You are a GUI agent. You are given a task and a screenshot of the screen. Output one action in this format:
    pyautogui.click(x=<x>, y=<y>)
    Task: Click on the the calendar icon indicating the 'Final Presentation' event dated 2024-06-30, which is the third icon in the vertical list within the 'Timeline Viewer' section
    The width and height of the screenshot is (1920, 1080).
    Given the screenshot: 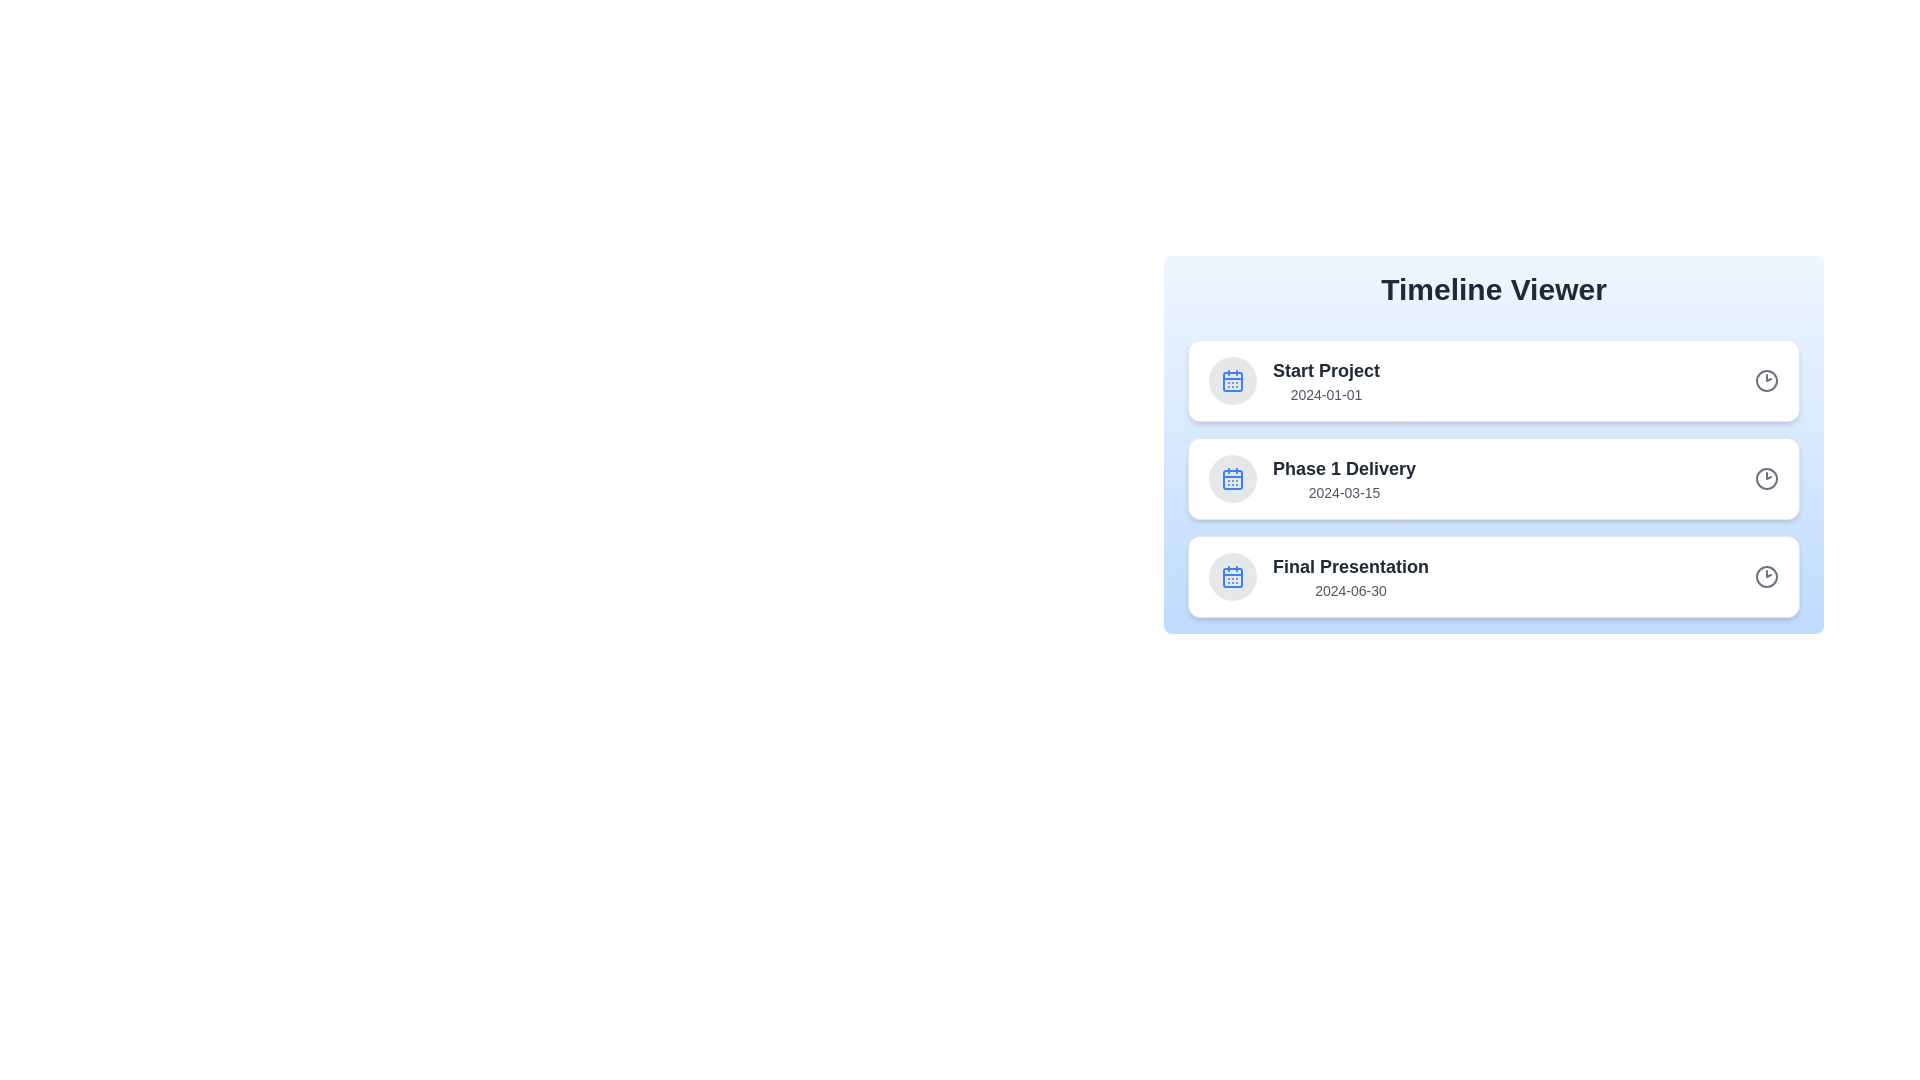 What is the action you would take?
    pyautogui.click(x=1232, y=578)
    